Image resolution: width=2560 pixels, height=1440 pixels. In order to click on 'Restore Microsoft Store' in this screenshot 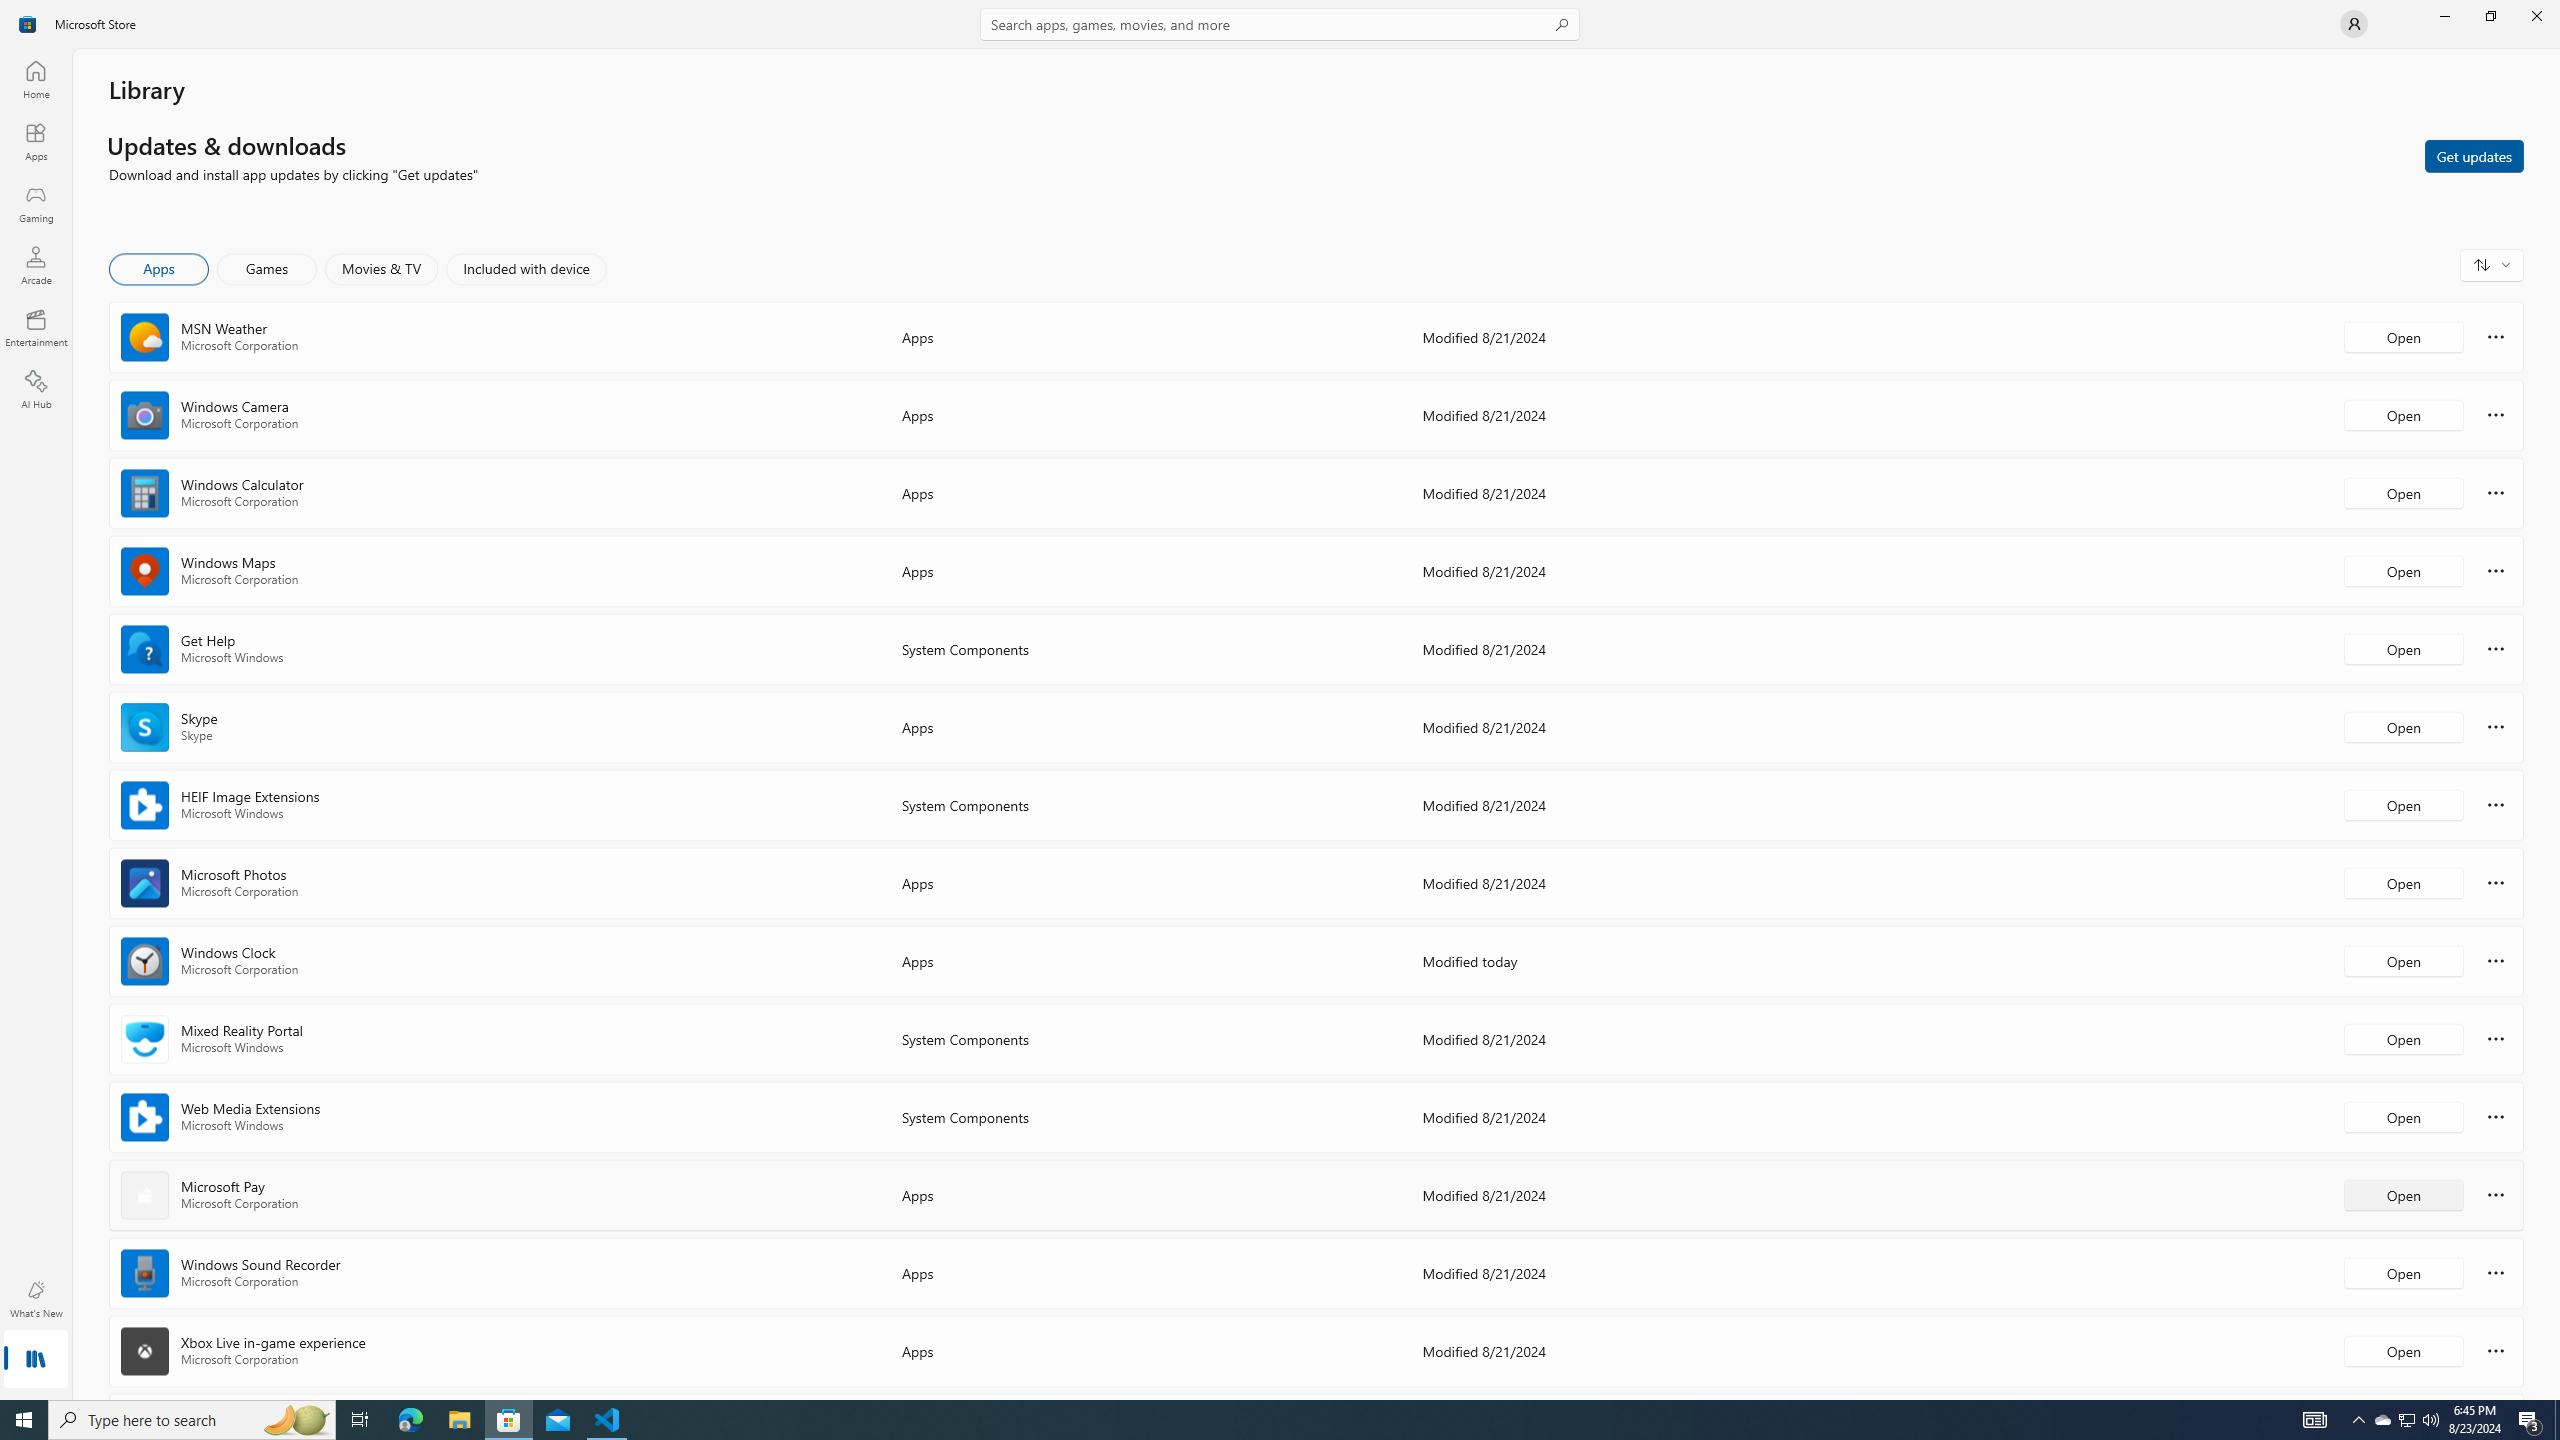, I will do `click(2490, 15)`.